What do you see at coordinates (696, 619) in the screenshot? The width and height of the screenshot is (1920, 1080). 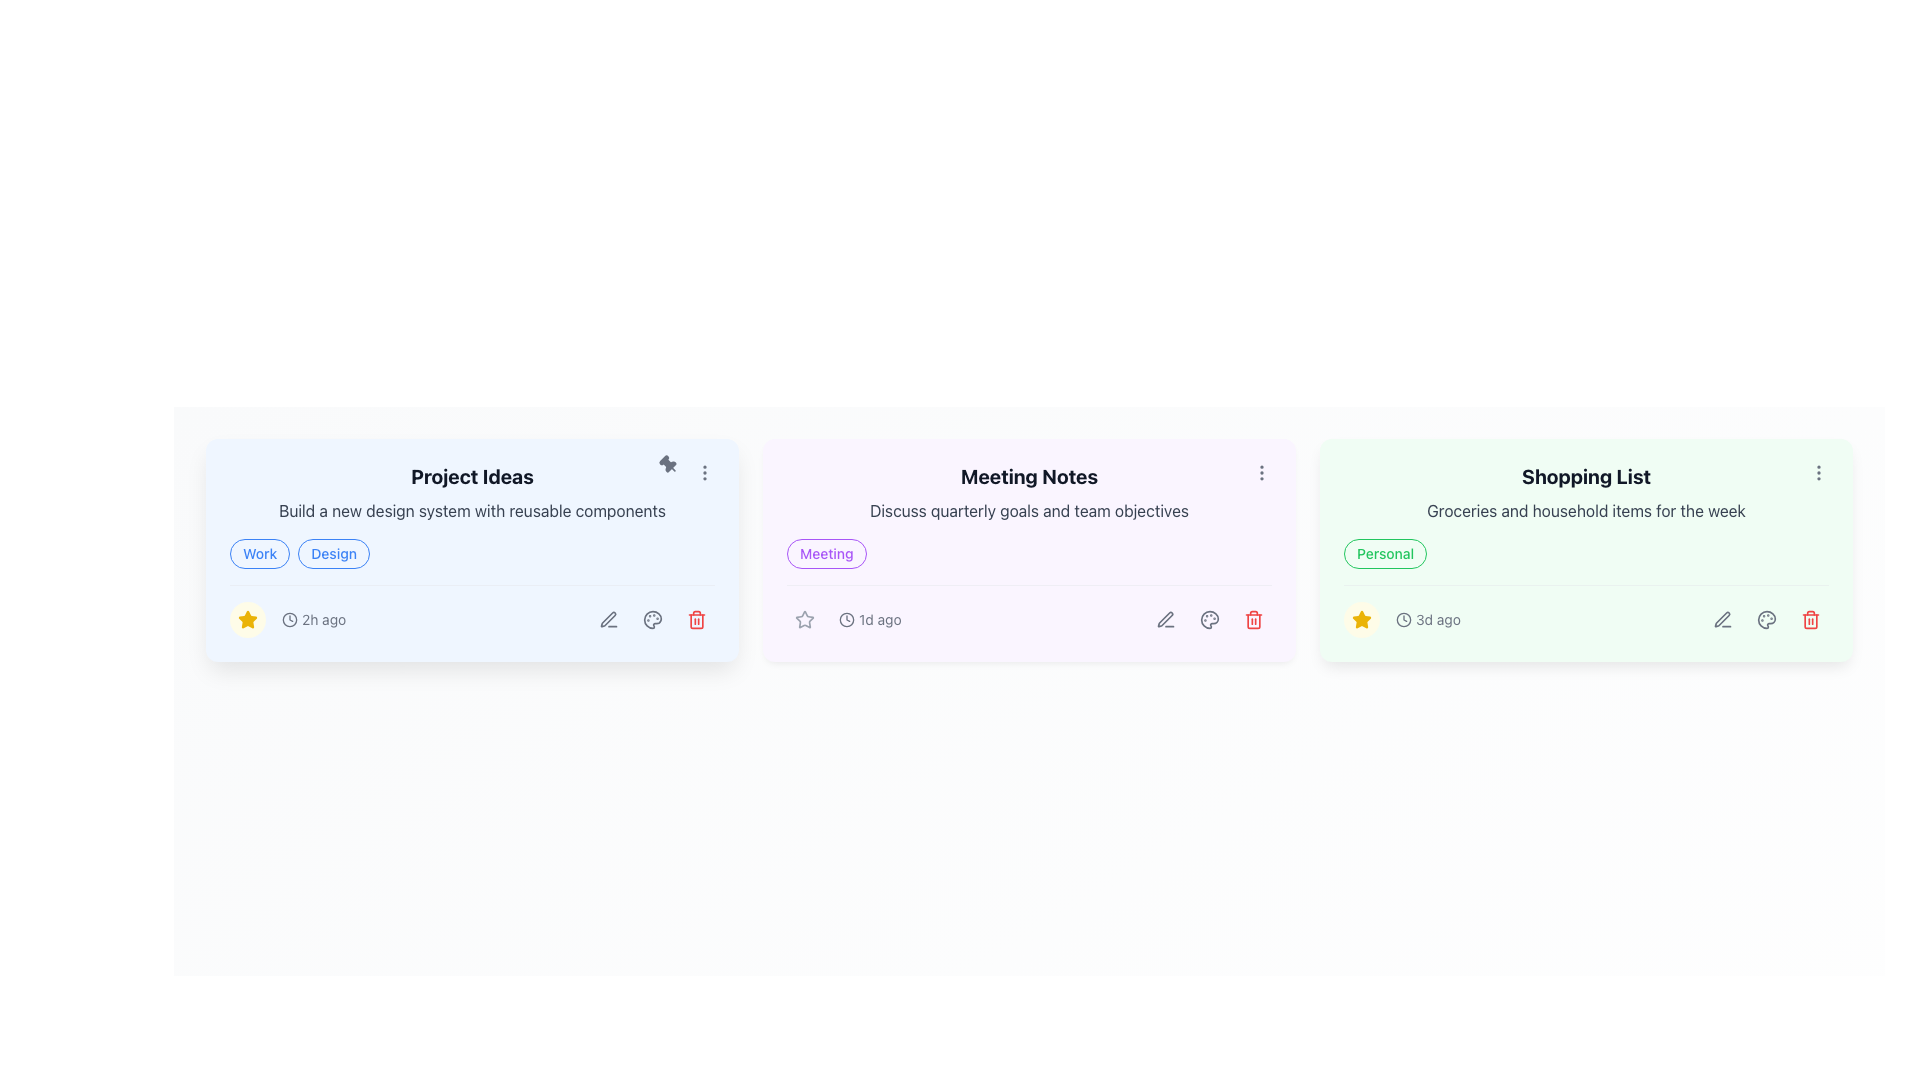 I see `the icon button with a trash can symbol located at the bottom-right corner of the 'Project Ideas' card` at bounding box center [696, 619].